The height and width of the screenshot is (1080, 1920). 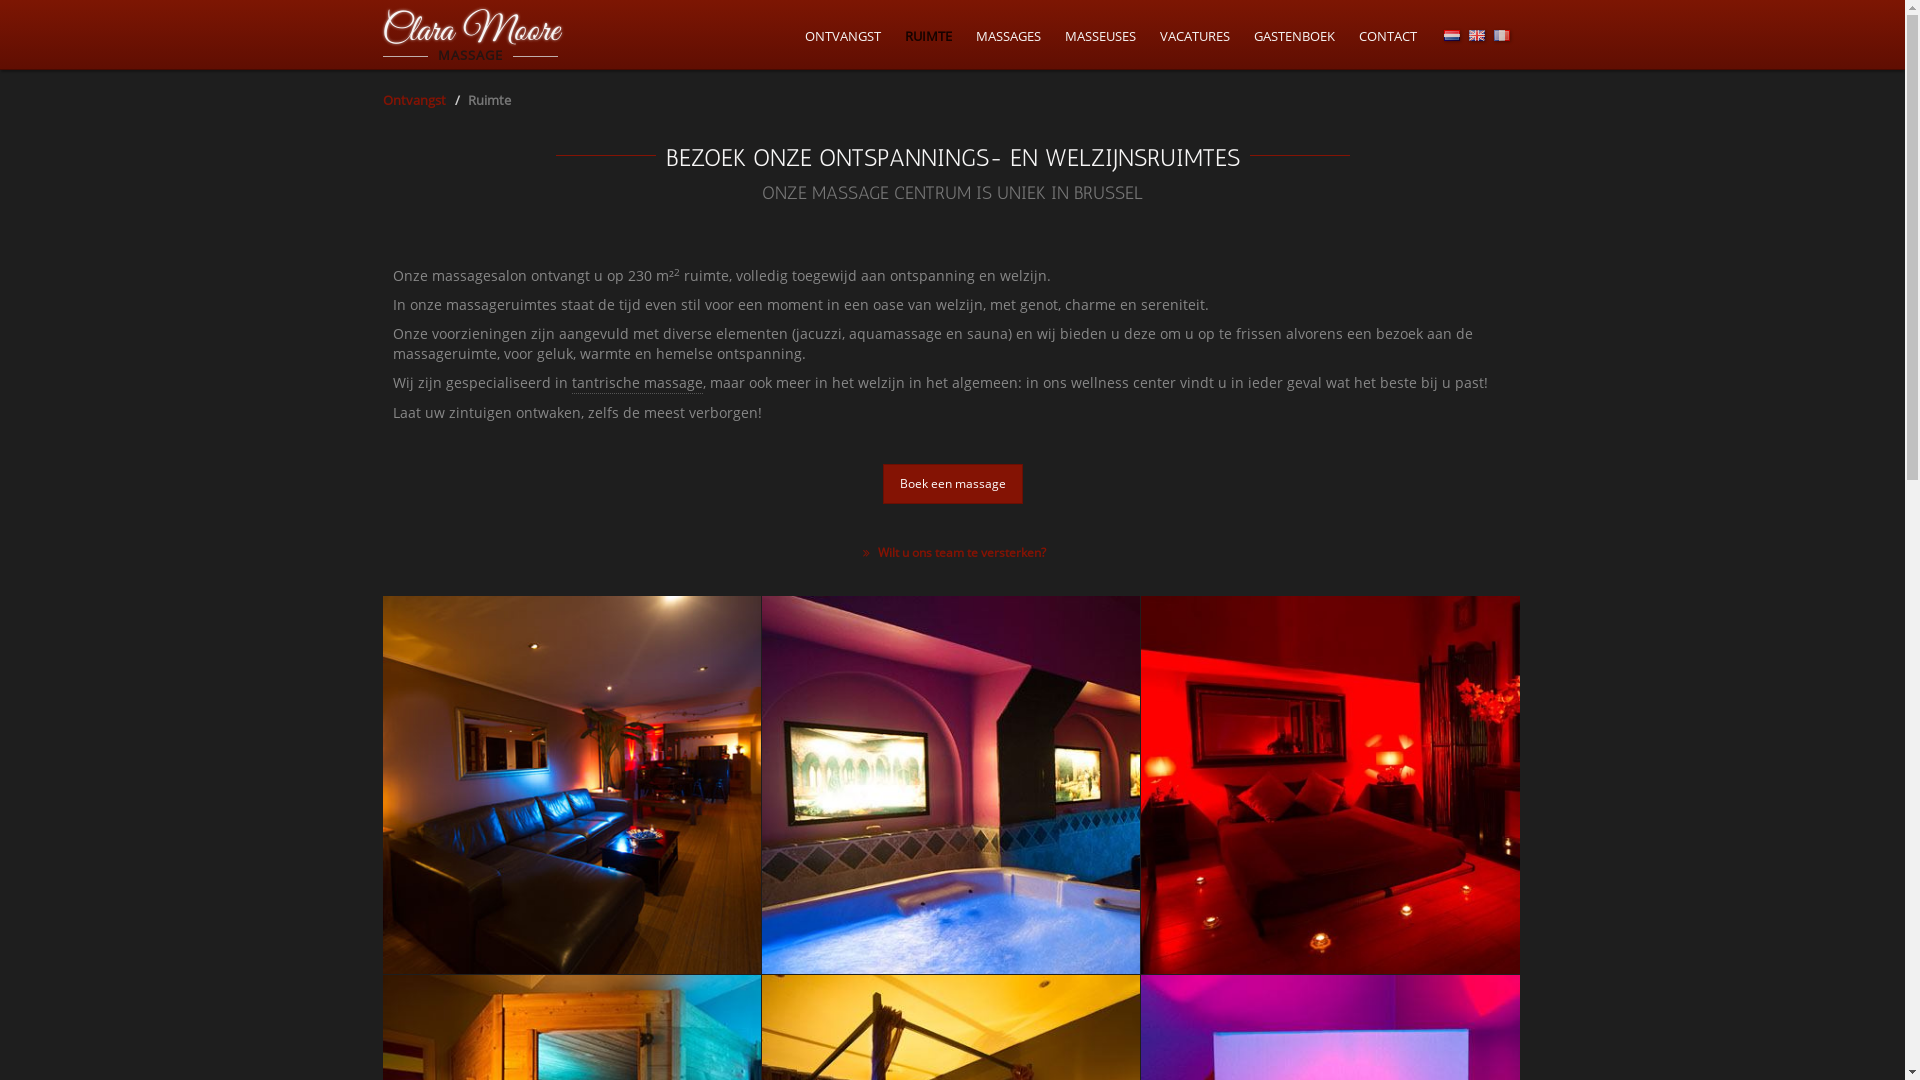 What do you see at coordinates (1386, 36) in the screenshot?
I see `'CONTACT'` at bounding box center [1386, 36].